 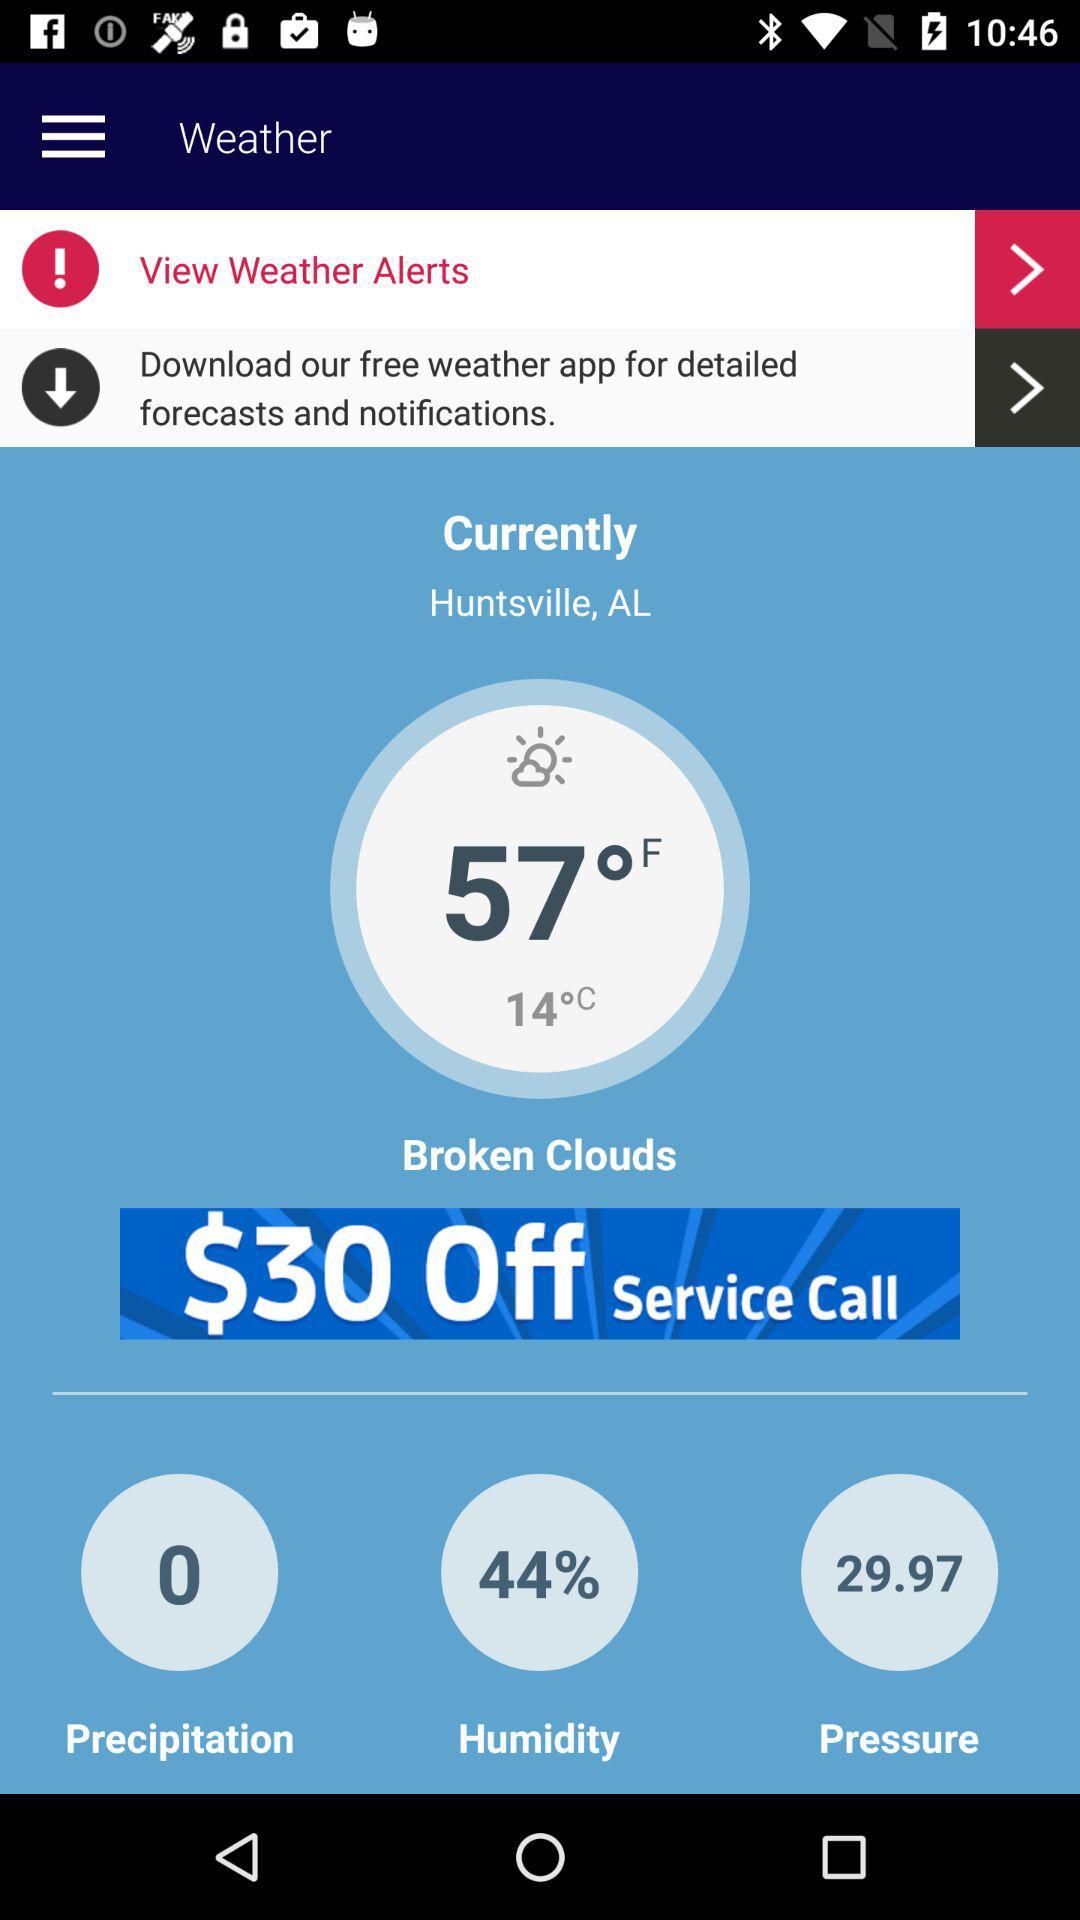 What do you see at coordinates (72, 135) in the screenshot?
I see `the menu icon` at bounding box center [72, 135].